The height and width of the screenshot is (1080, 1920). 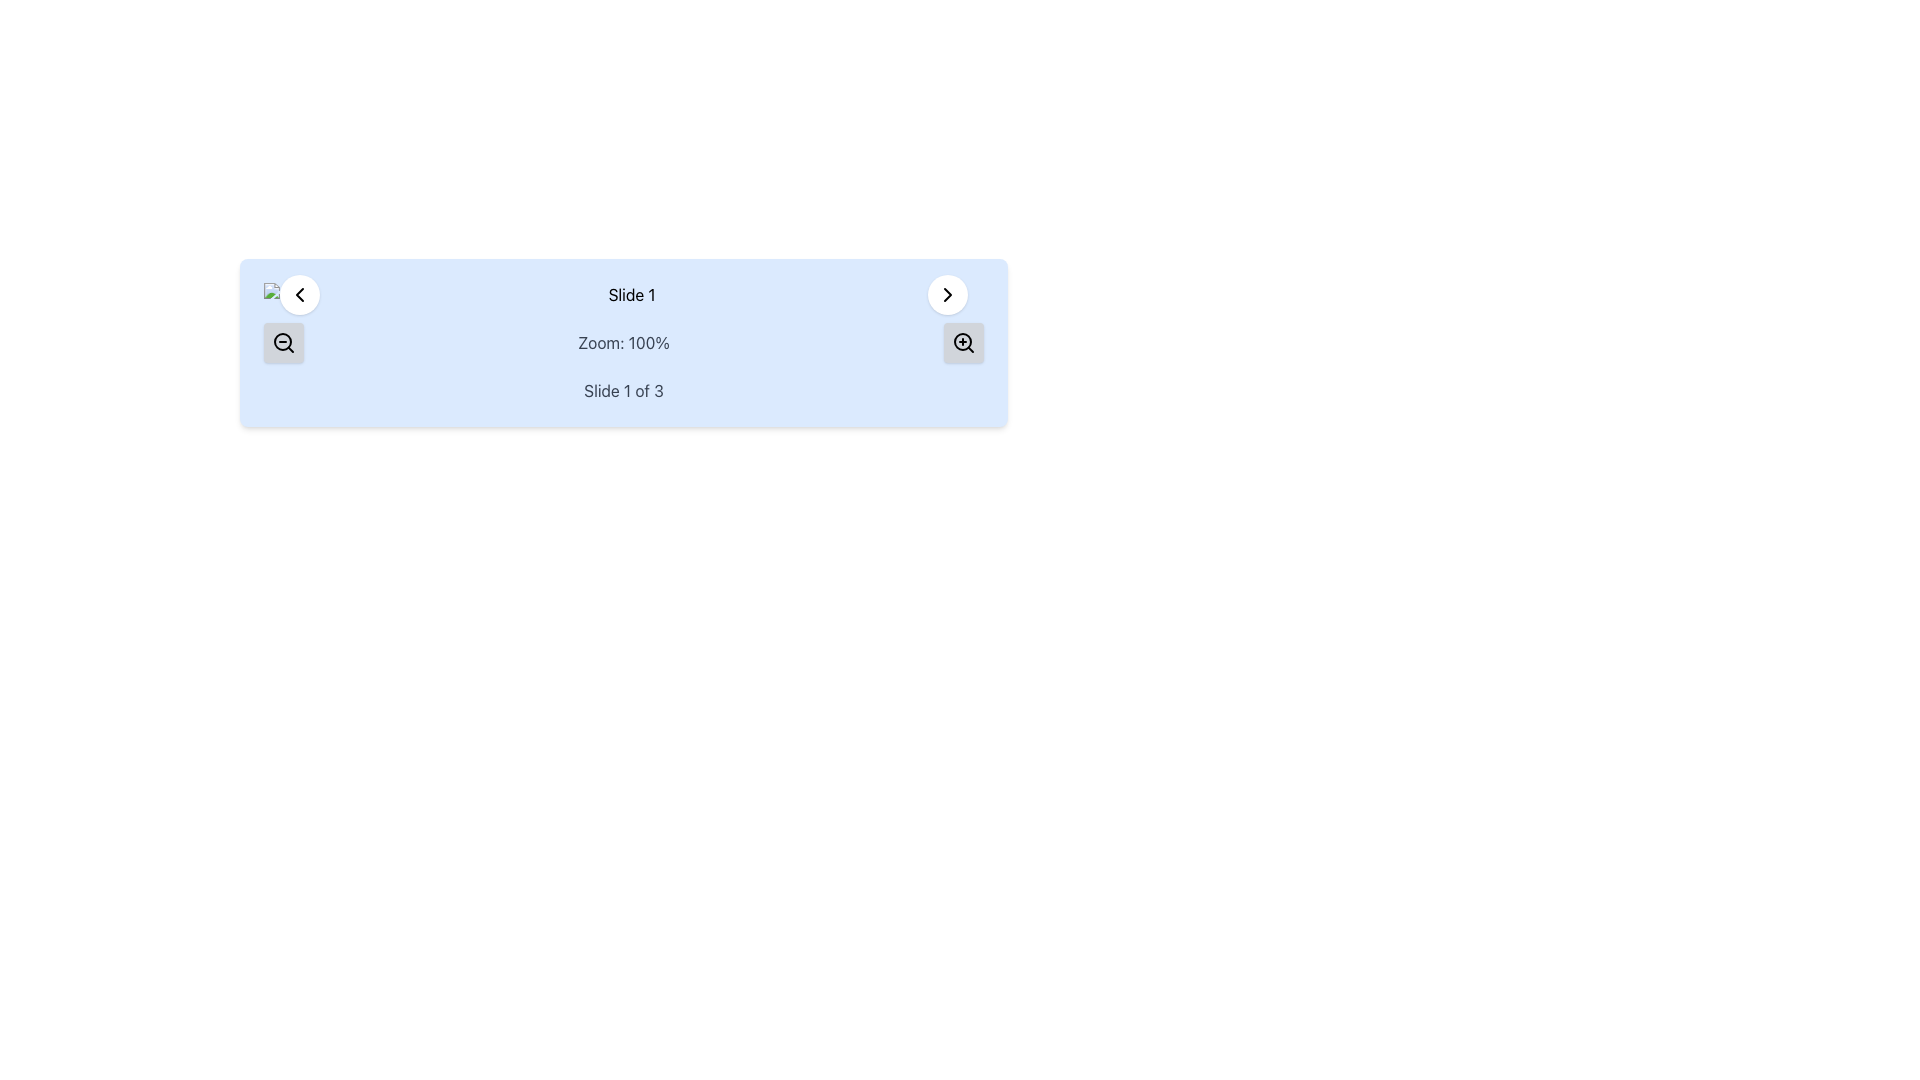 What do you see at coordinates (282, 342) in the screenshot?
I see `the magnifying glass icon with a minus symbol inside it` at bounding box center [282, 342].